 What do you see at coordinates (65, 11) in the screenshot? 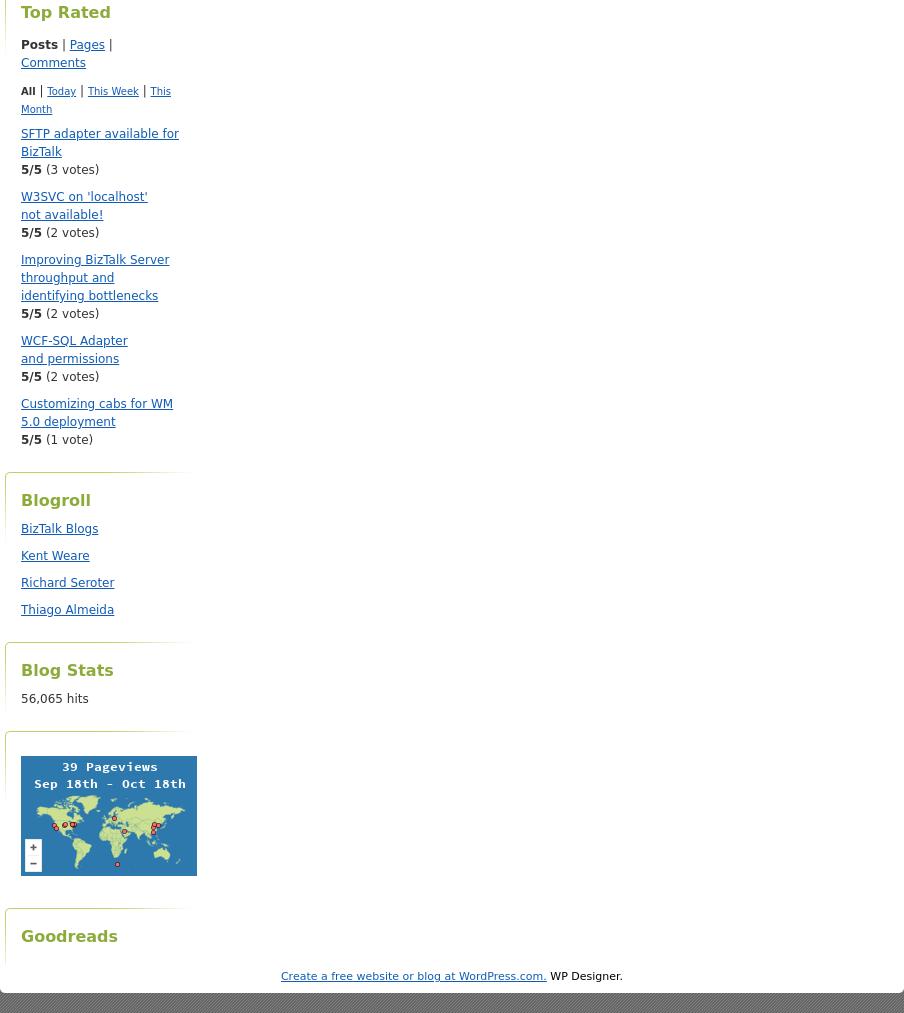
I see `'Top Rated'` at bounding box center [65, 11].